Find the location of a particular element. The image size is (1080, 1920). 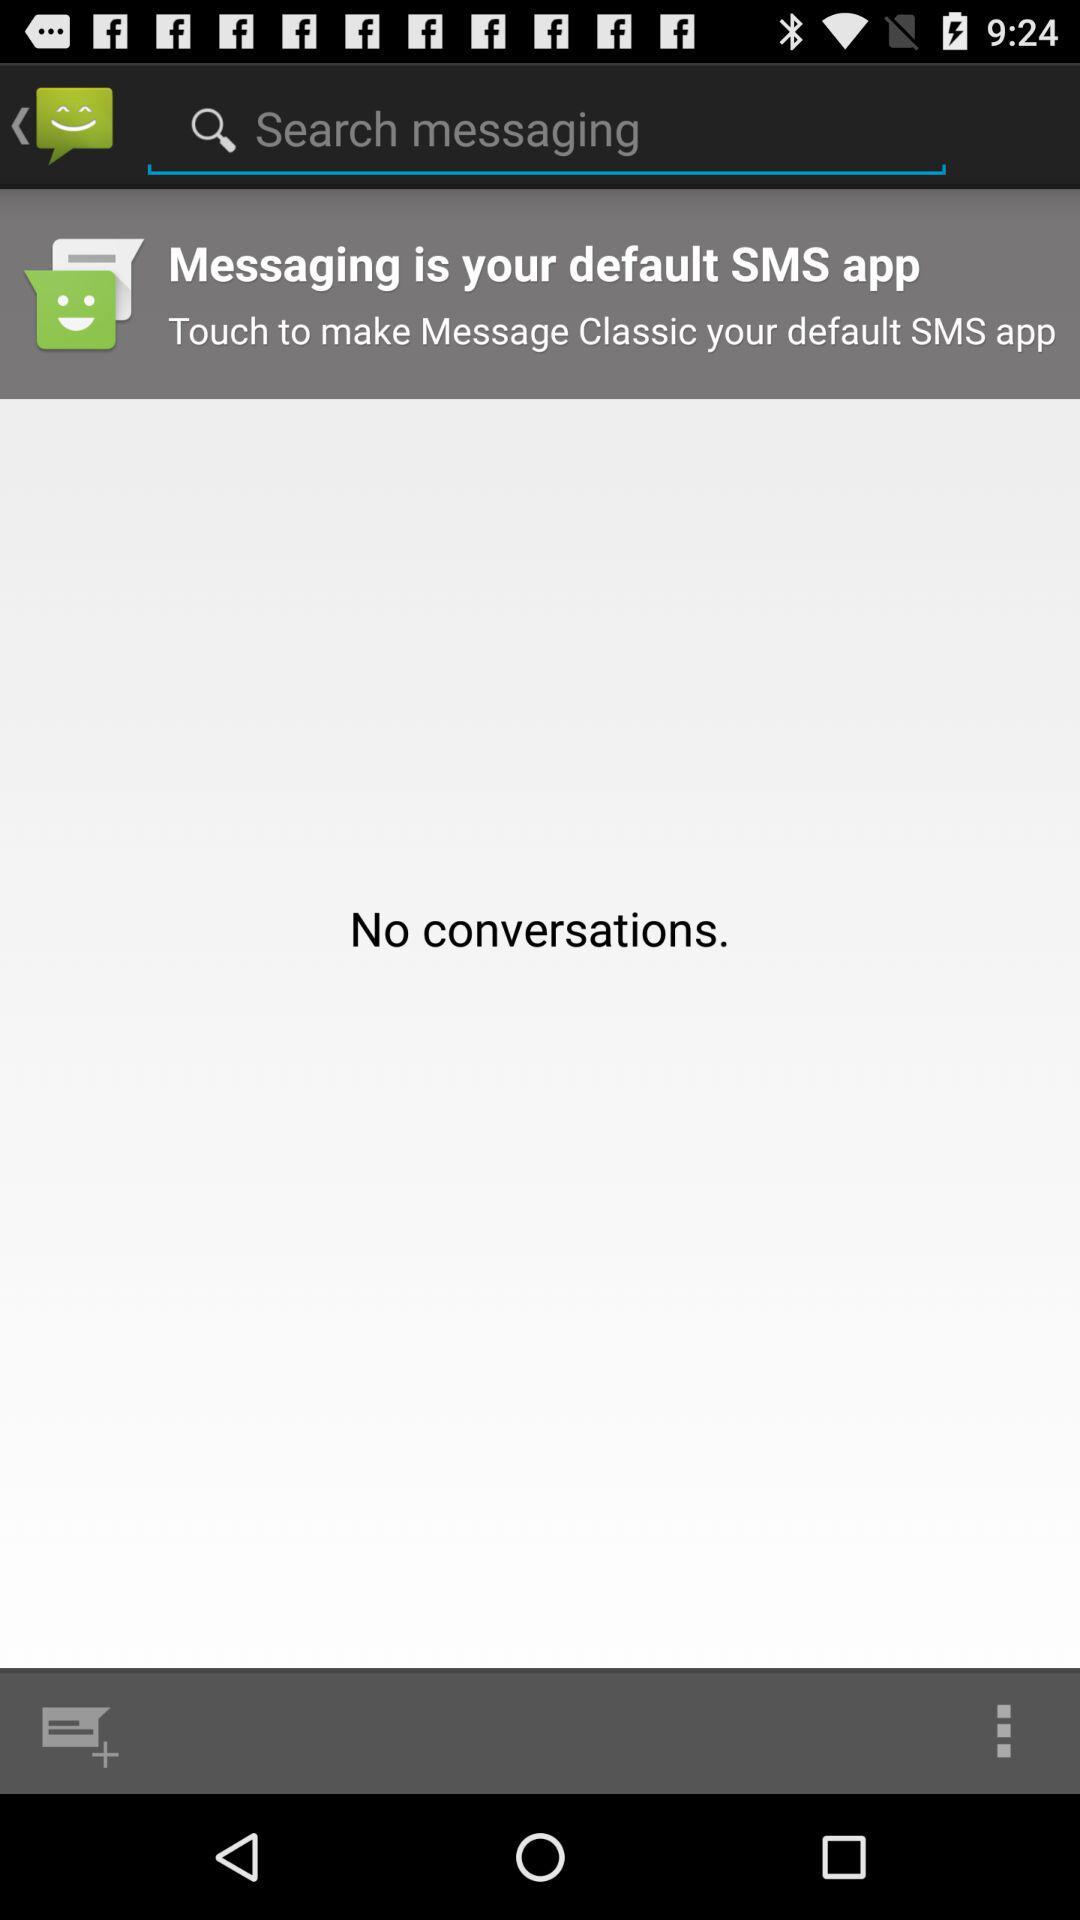

the icon at the bottom right corner is located at coordinates (1003, 1730).